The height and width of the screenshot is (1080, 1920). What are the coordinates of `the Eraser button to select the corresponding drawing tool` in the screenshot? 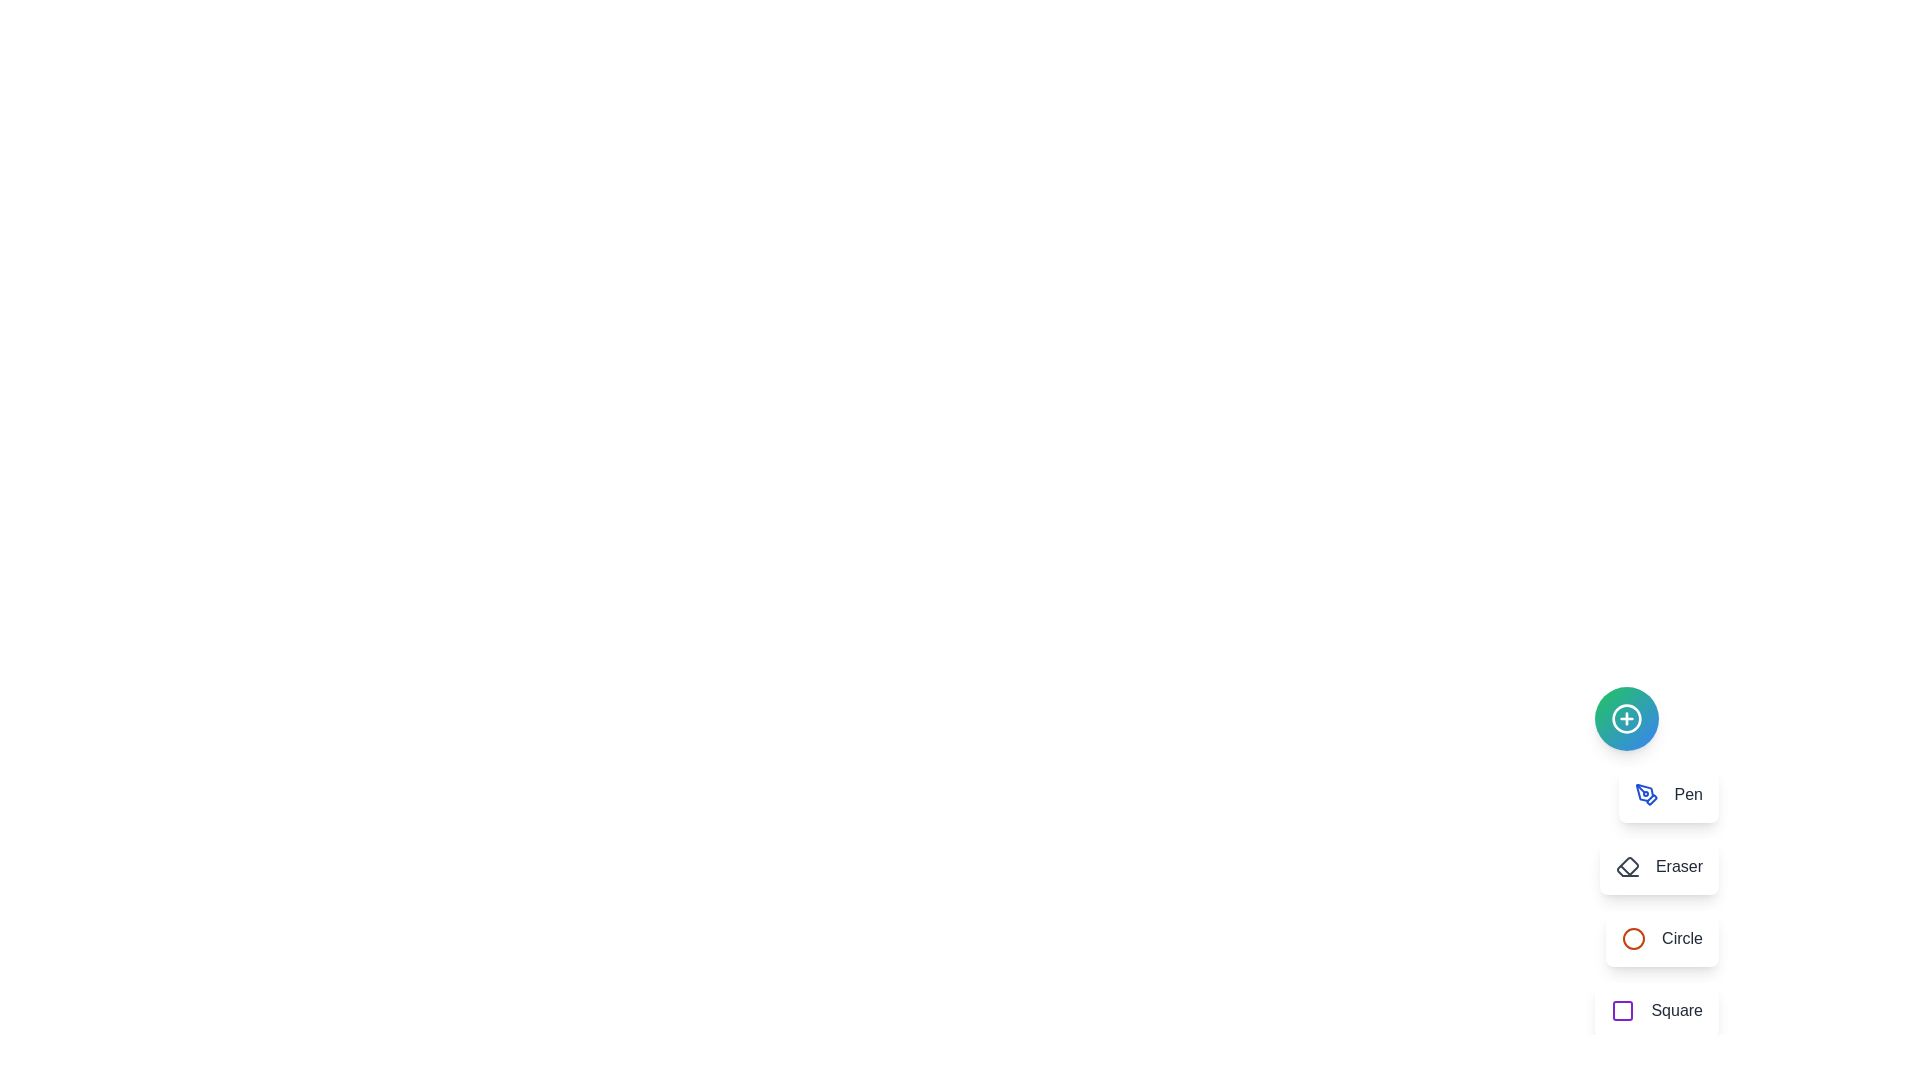 It's located at (1659, 866).